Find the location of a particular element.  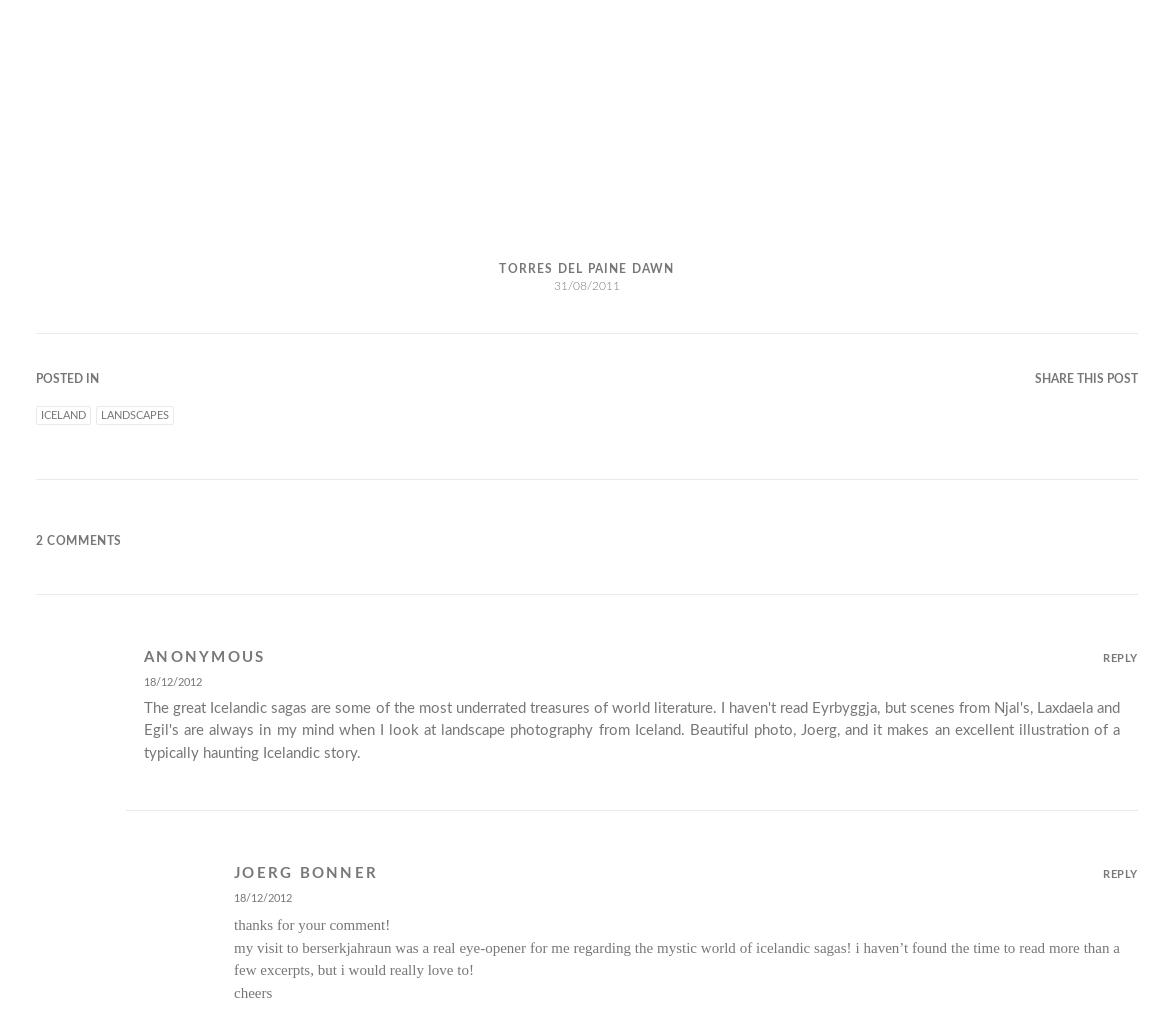

'Iceland' is located at coordinates (63, 414).